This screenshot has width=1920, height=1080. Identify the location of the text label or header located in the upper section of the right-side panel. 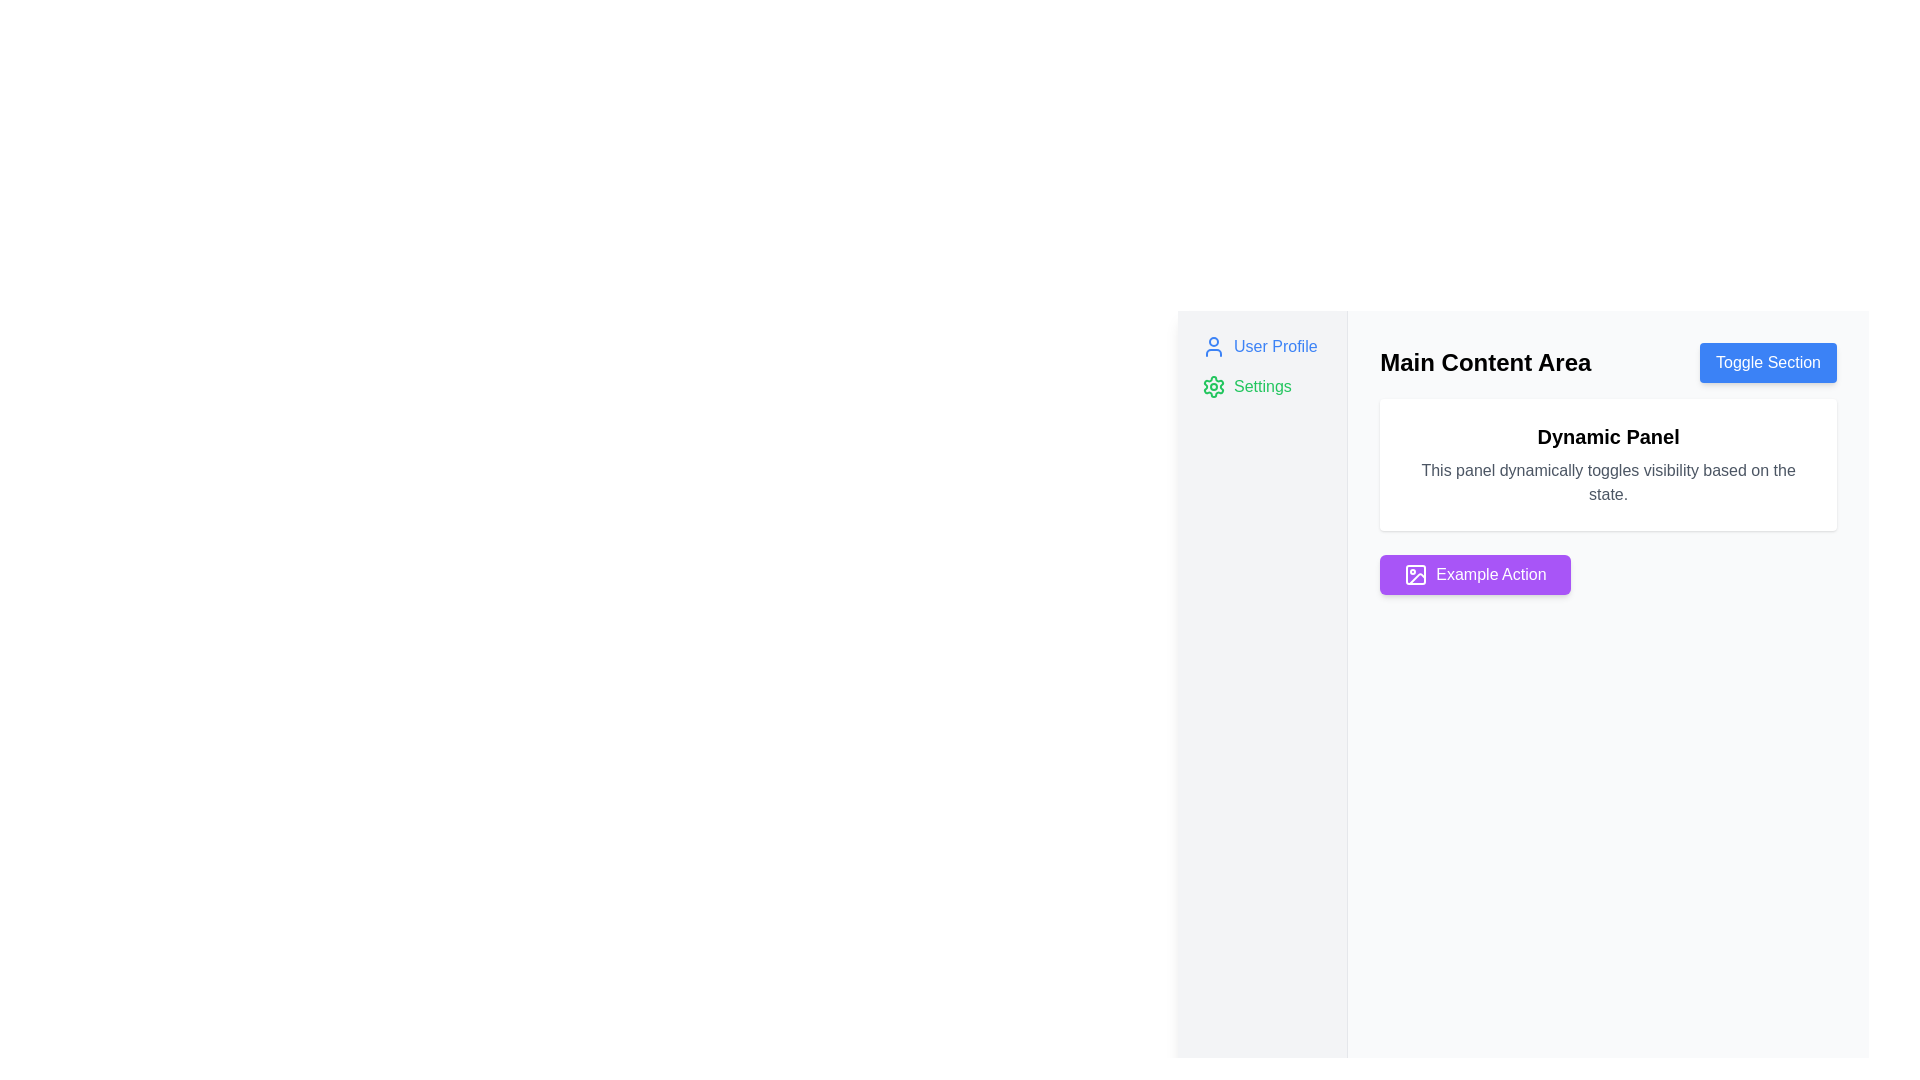
(1485, 362).